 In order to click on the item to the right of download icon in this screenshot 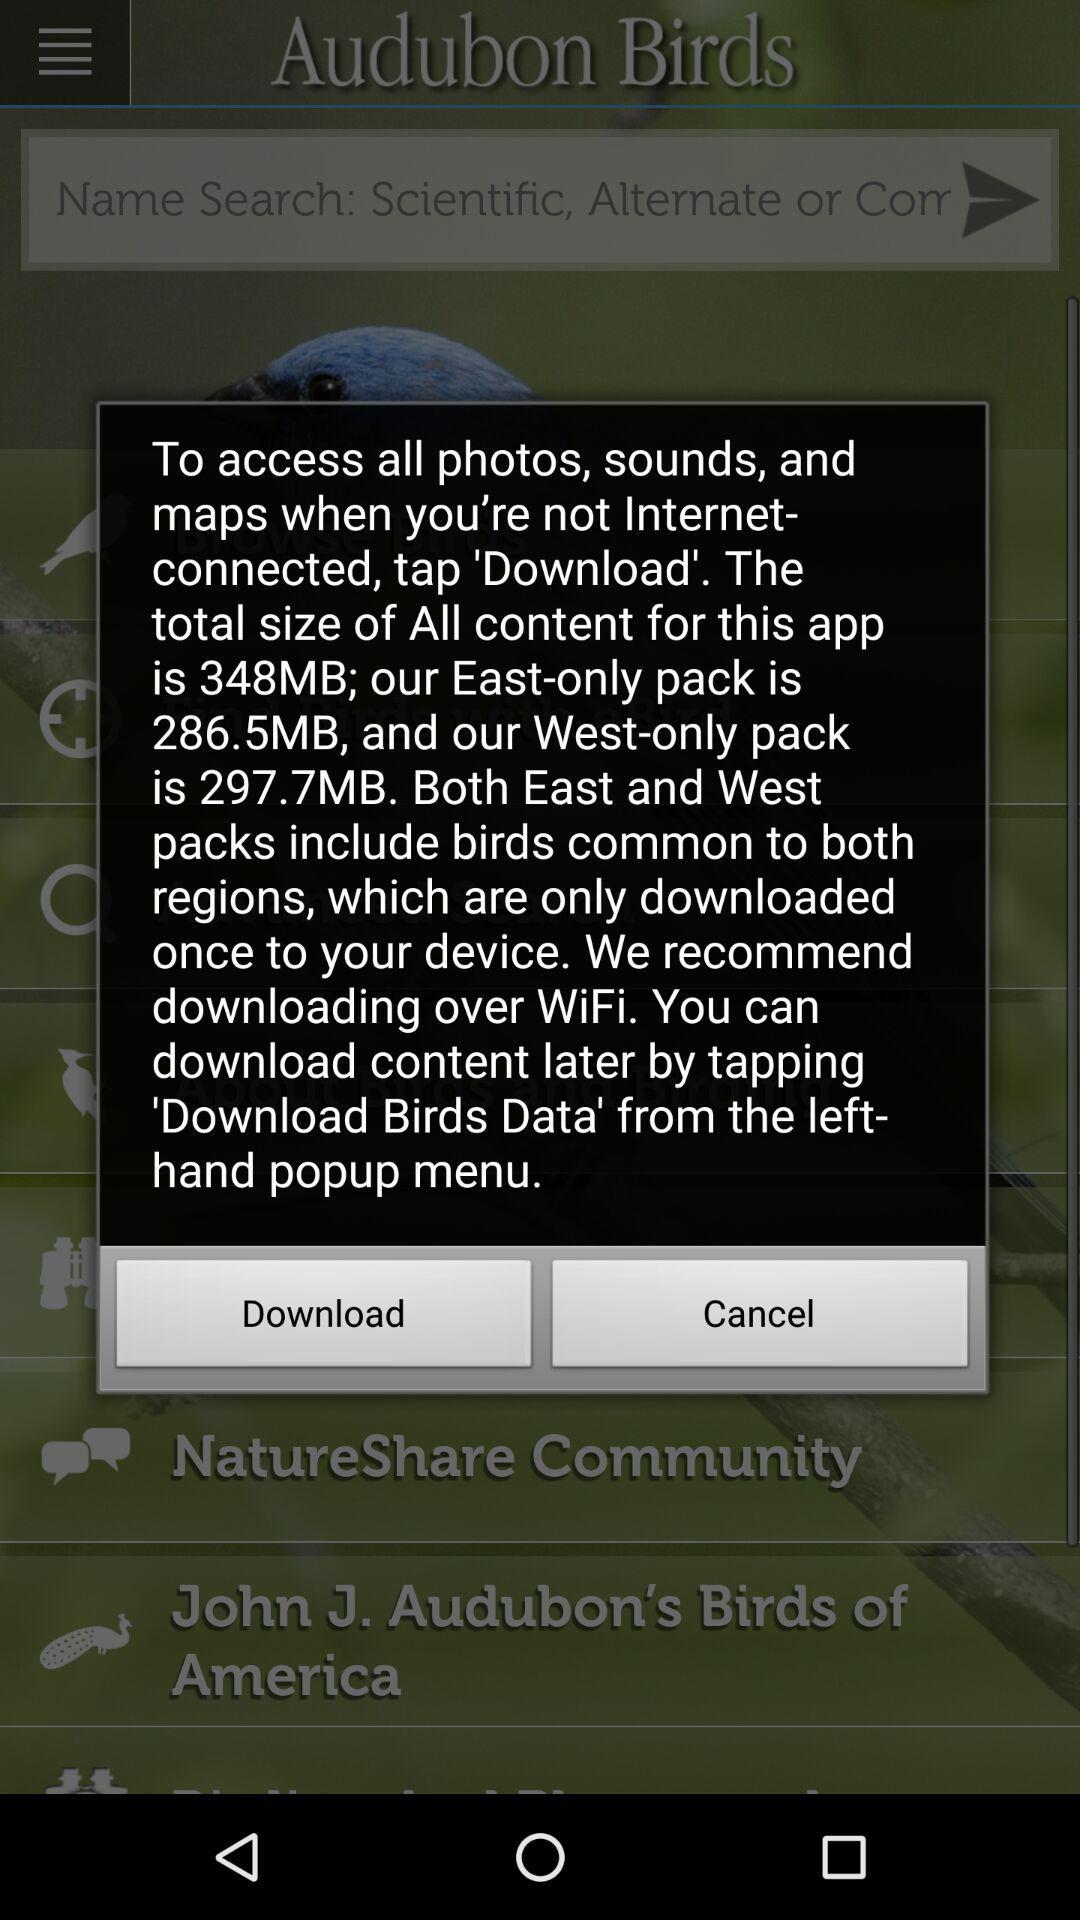, I will do `click(760, 1319)`.